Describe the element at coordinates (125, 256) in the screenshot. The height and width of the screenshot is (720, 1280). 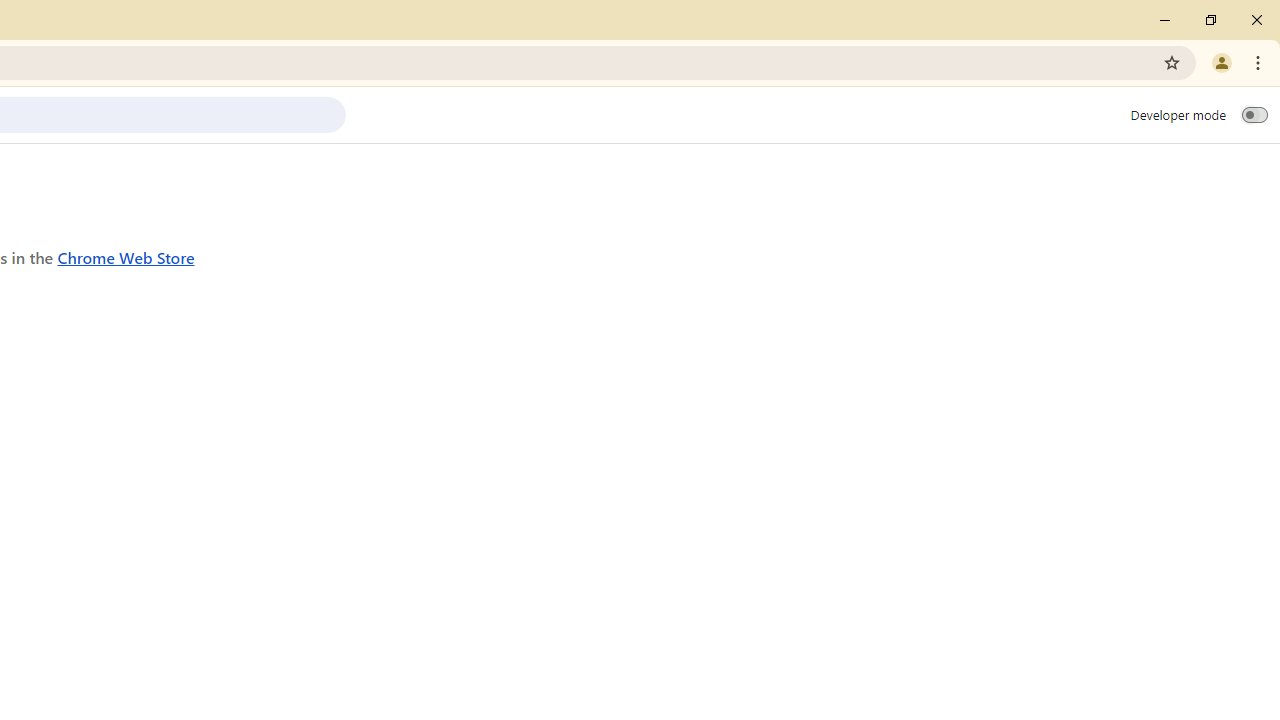
I see `'Chrome Web Store'` at that location.